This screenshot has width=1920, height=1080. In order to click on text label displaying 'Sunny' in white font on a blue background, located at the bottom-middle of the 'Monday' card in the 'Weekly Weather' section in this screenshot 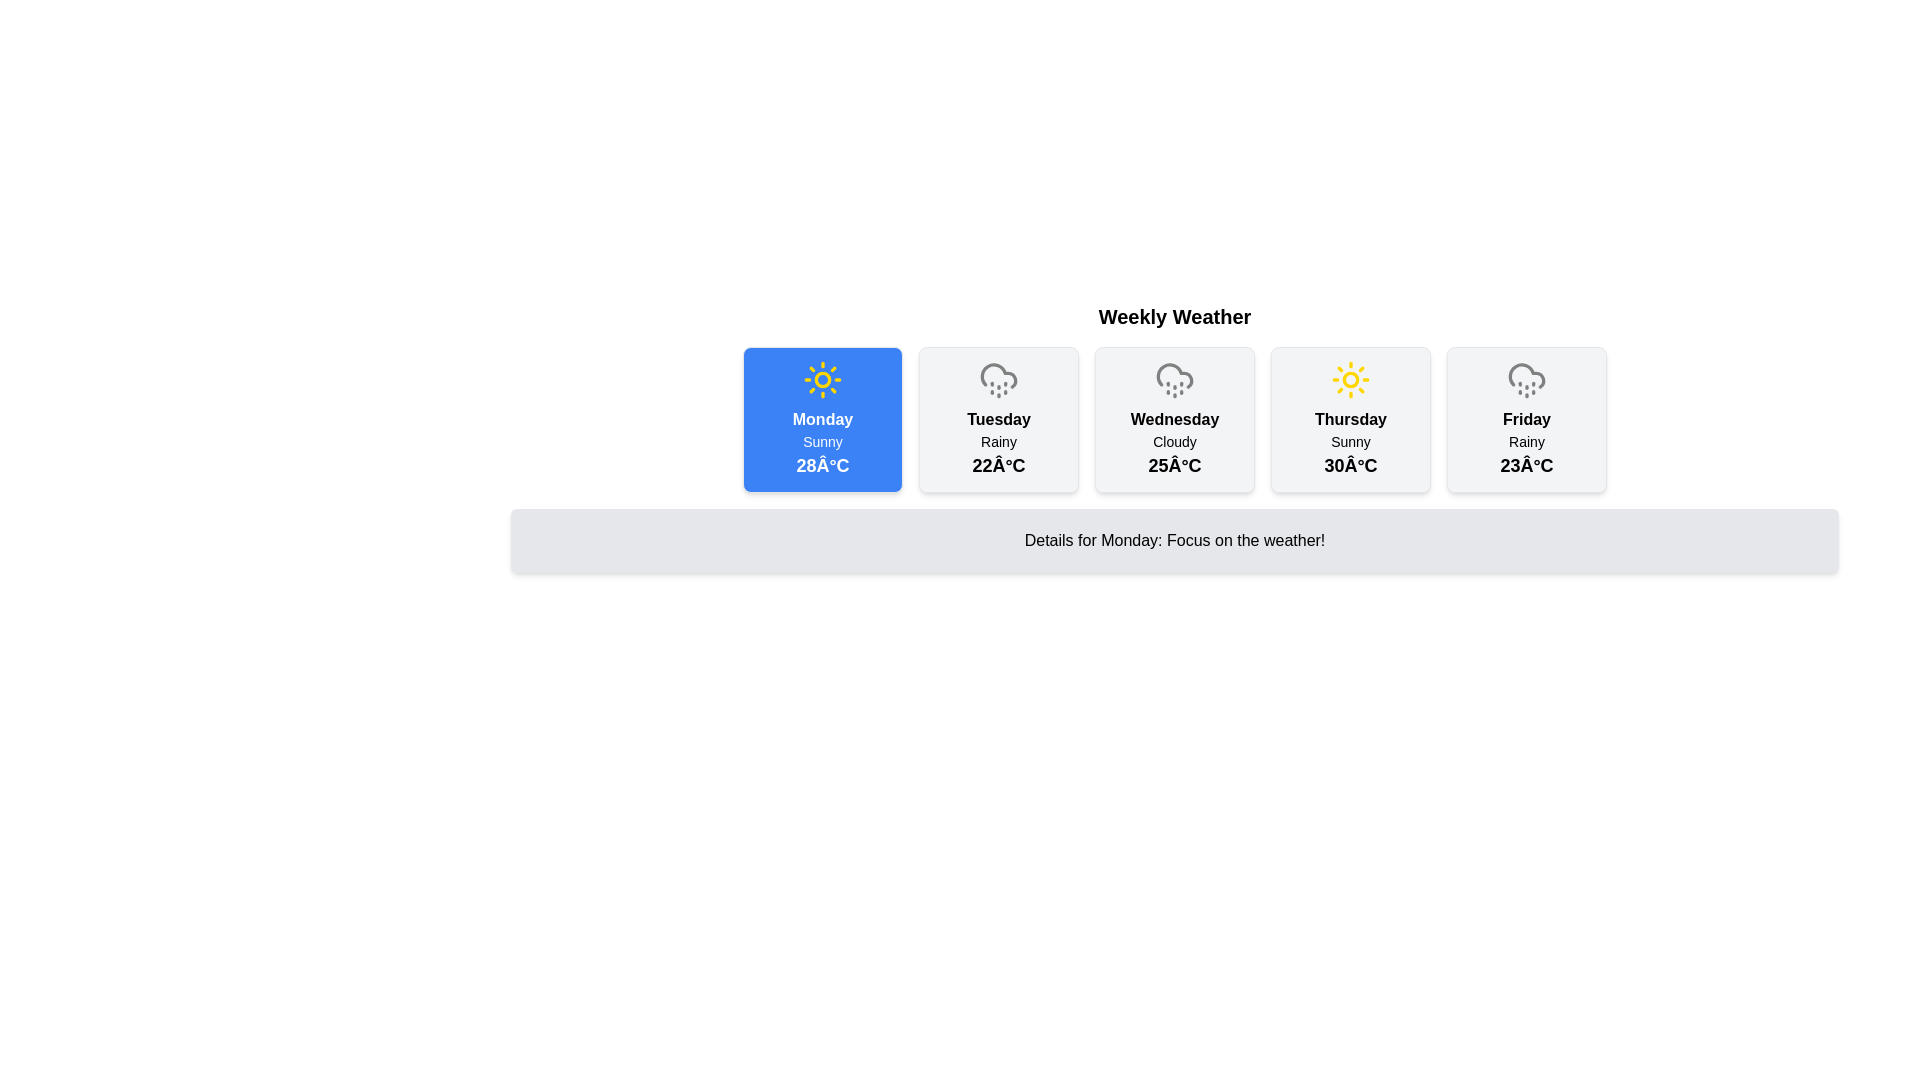, I will do `click(822, 441)`.